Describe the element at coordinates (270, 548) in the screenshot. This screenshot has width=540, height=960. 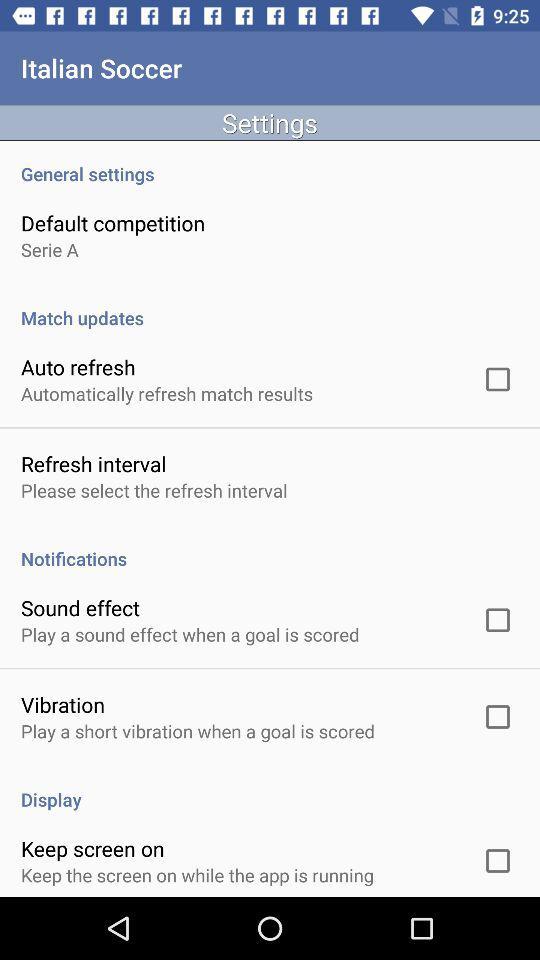
I see `notifications app` at that location.